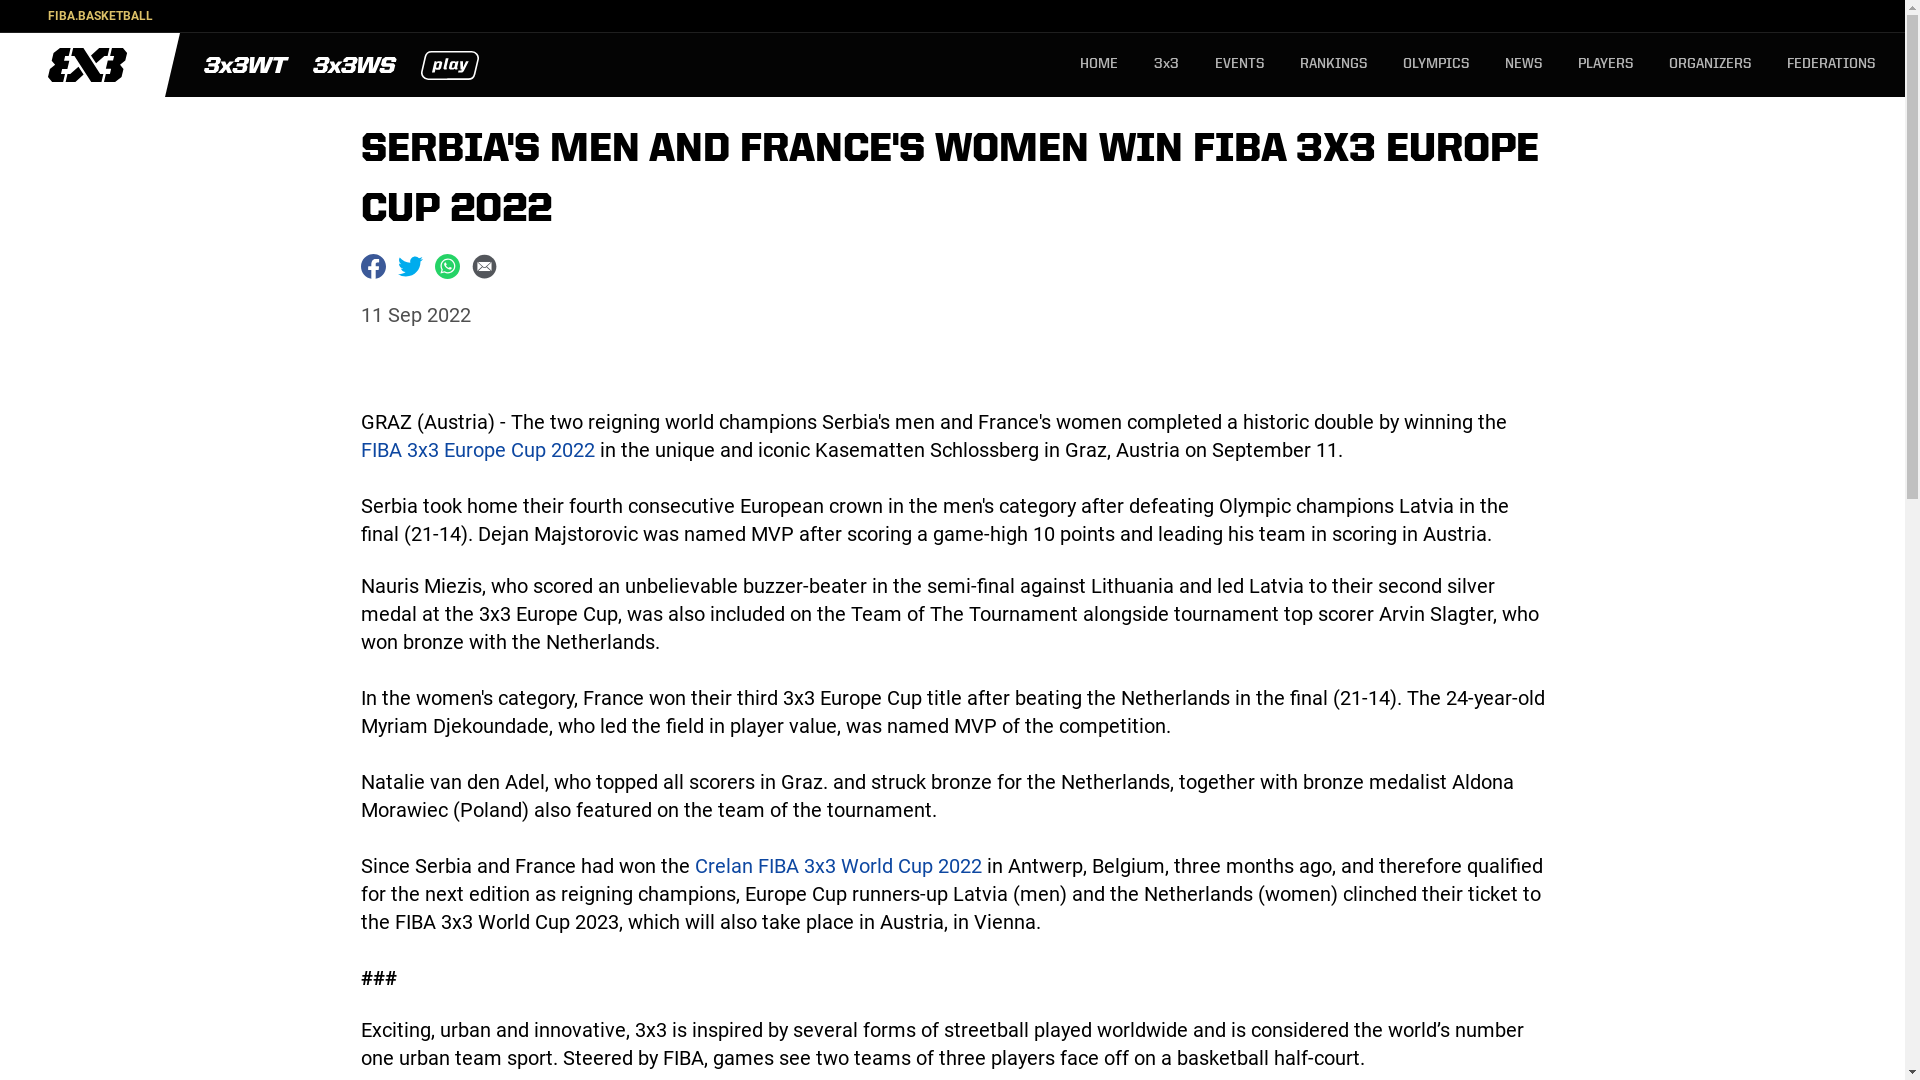 The width and height of the screenshot is (1920, 1080). What do you see at coordinates (475, 450) in the screenshot?
I see `'FIBA 3x3 Europe Cup 2022'` at bounding box center [475, 450].